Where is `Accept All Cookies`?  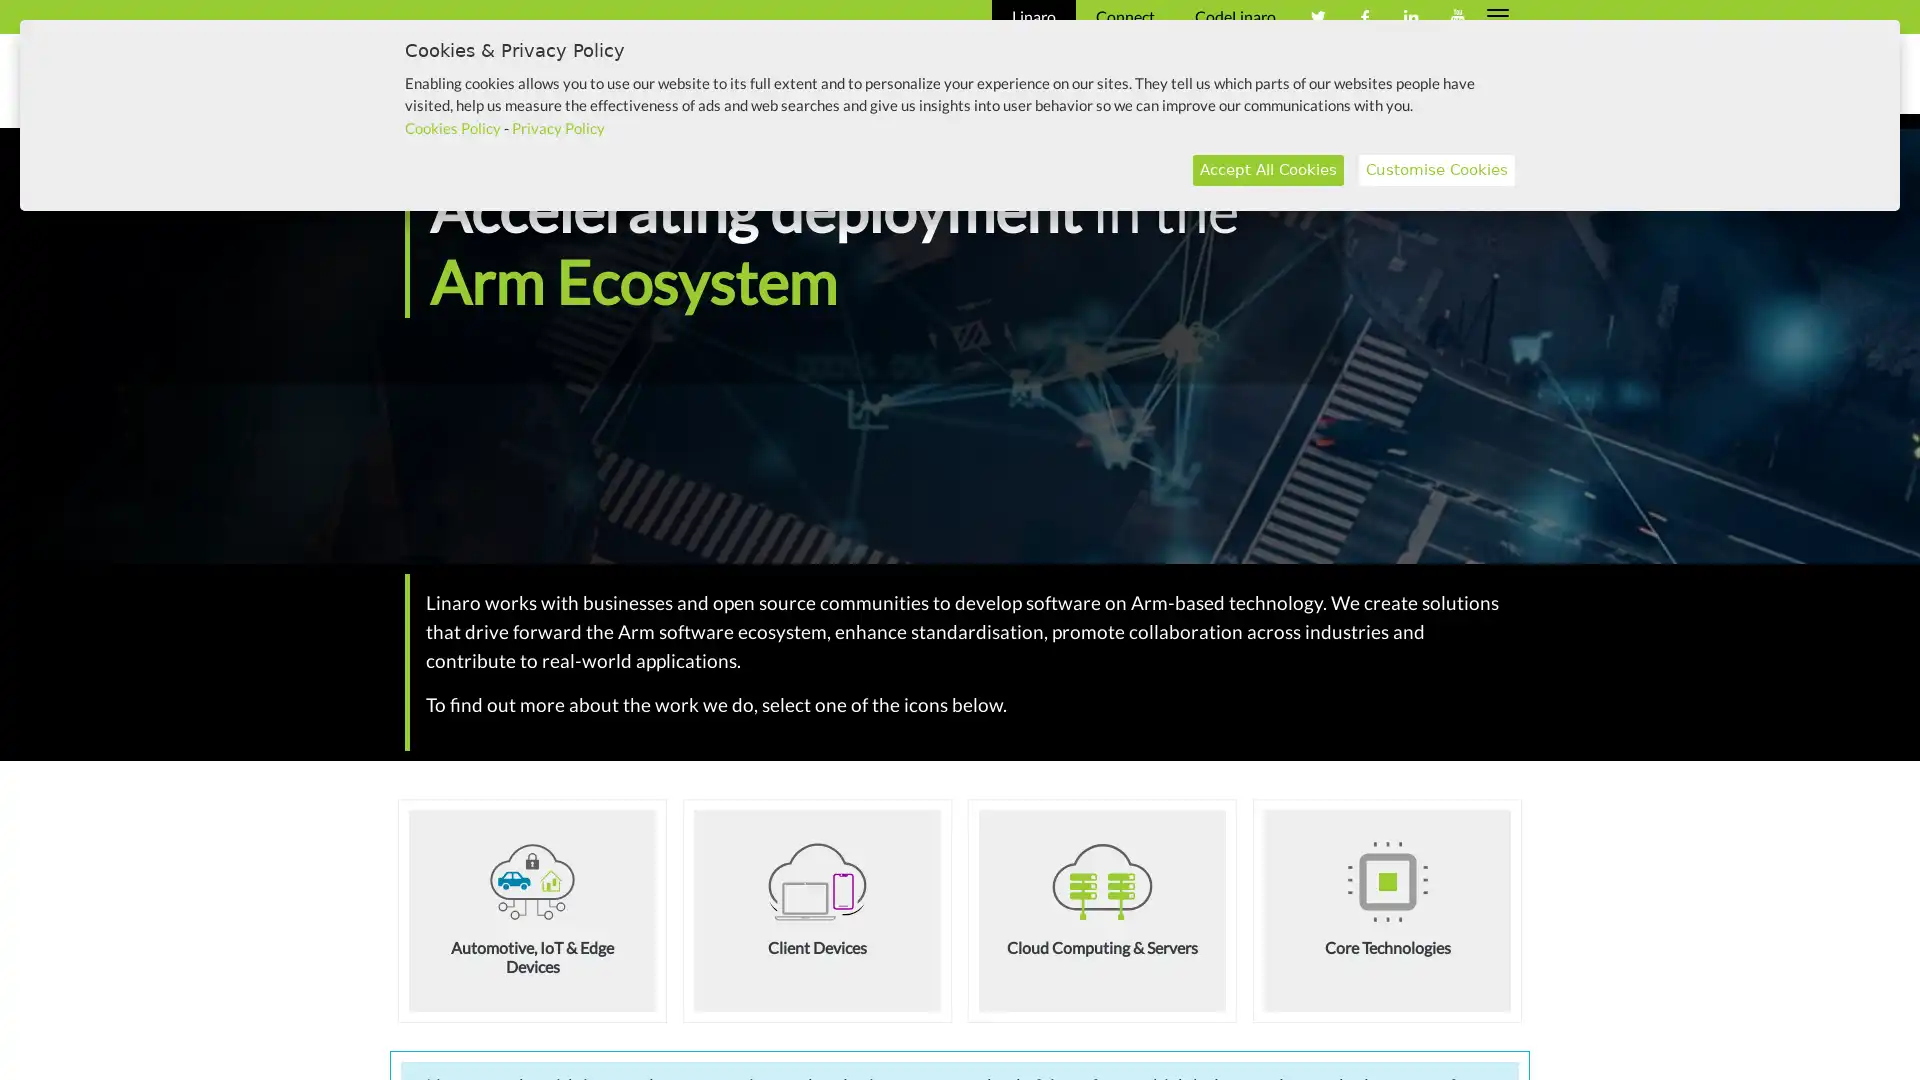
Accept All Cookies is located at coordinates (1267, 169).